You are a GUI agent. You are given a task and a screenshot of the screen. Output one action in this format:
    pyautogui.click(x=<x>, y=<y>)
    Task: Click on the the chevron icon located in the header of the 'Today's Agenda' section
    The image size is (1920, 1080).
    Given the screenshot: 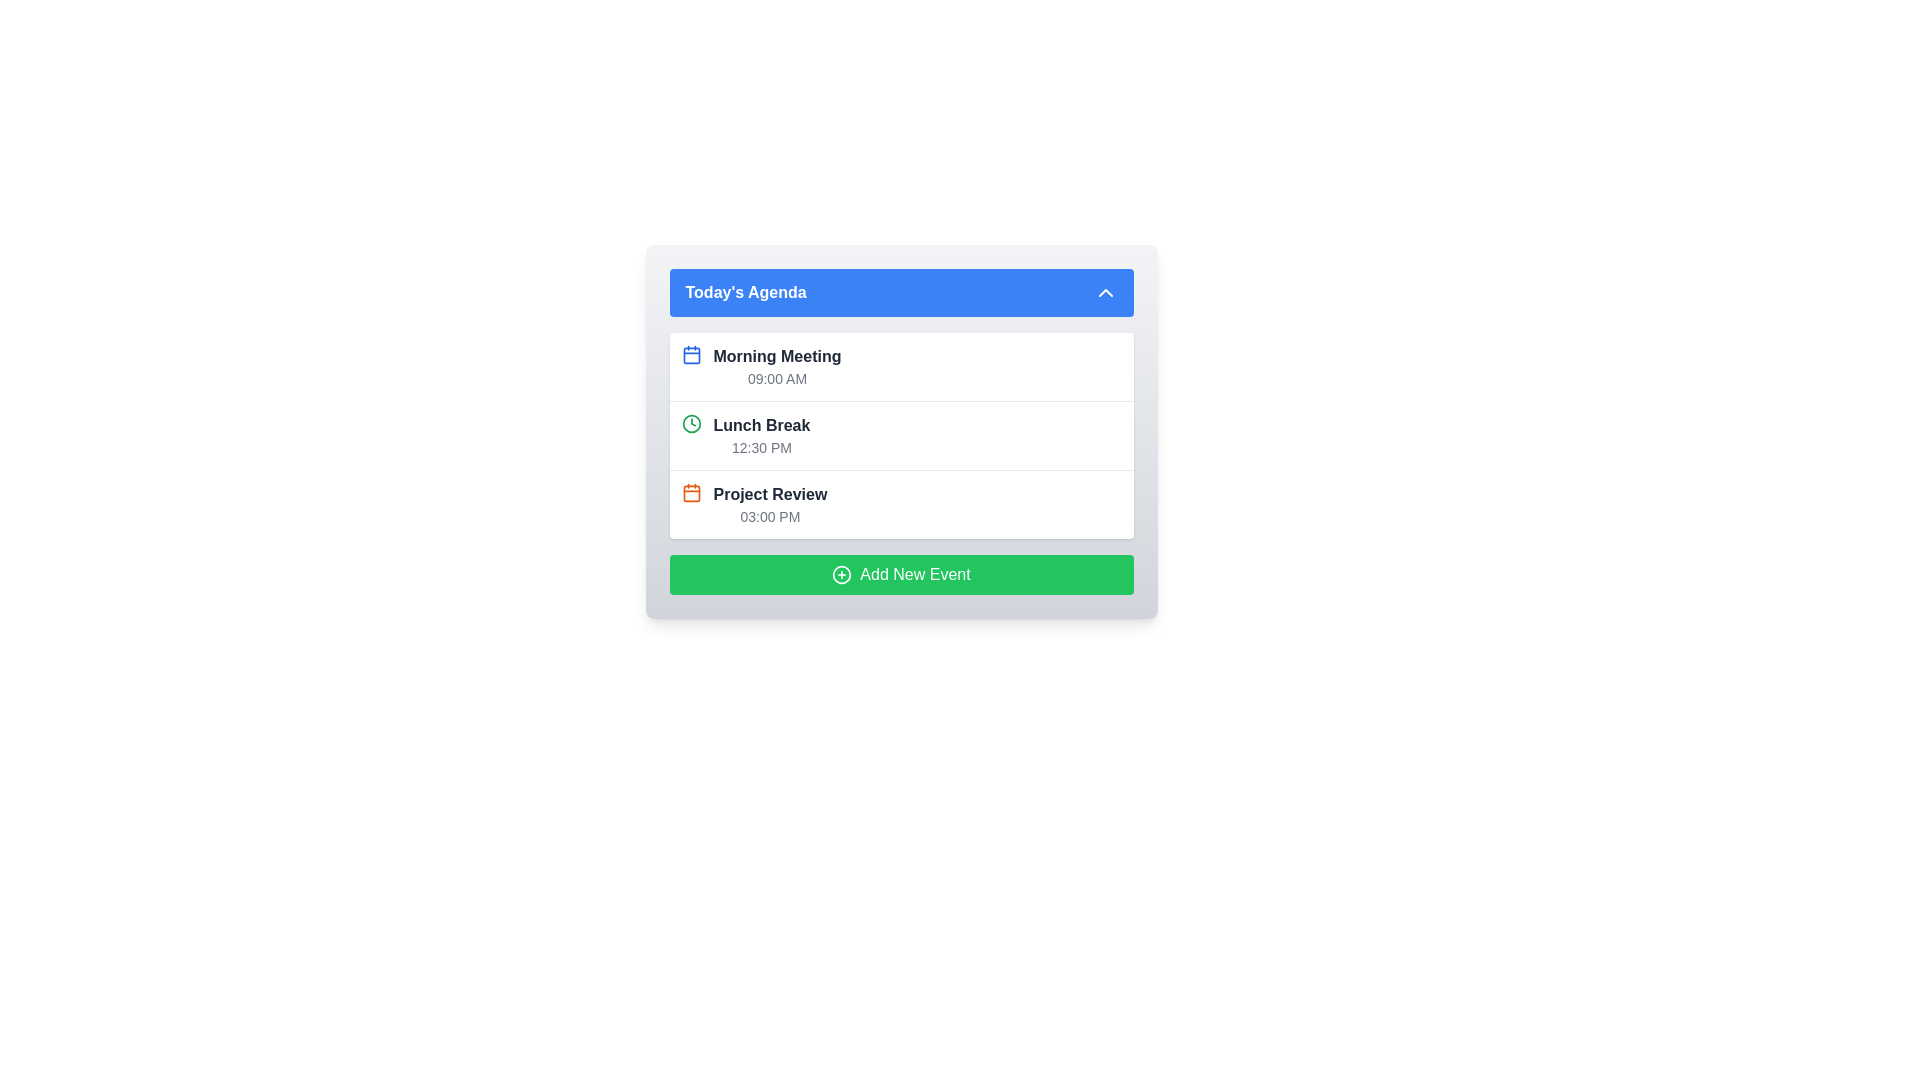 What is the action you would take?
    pyautogui.click(x=1104, y=293)
    